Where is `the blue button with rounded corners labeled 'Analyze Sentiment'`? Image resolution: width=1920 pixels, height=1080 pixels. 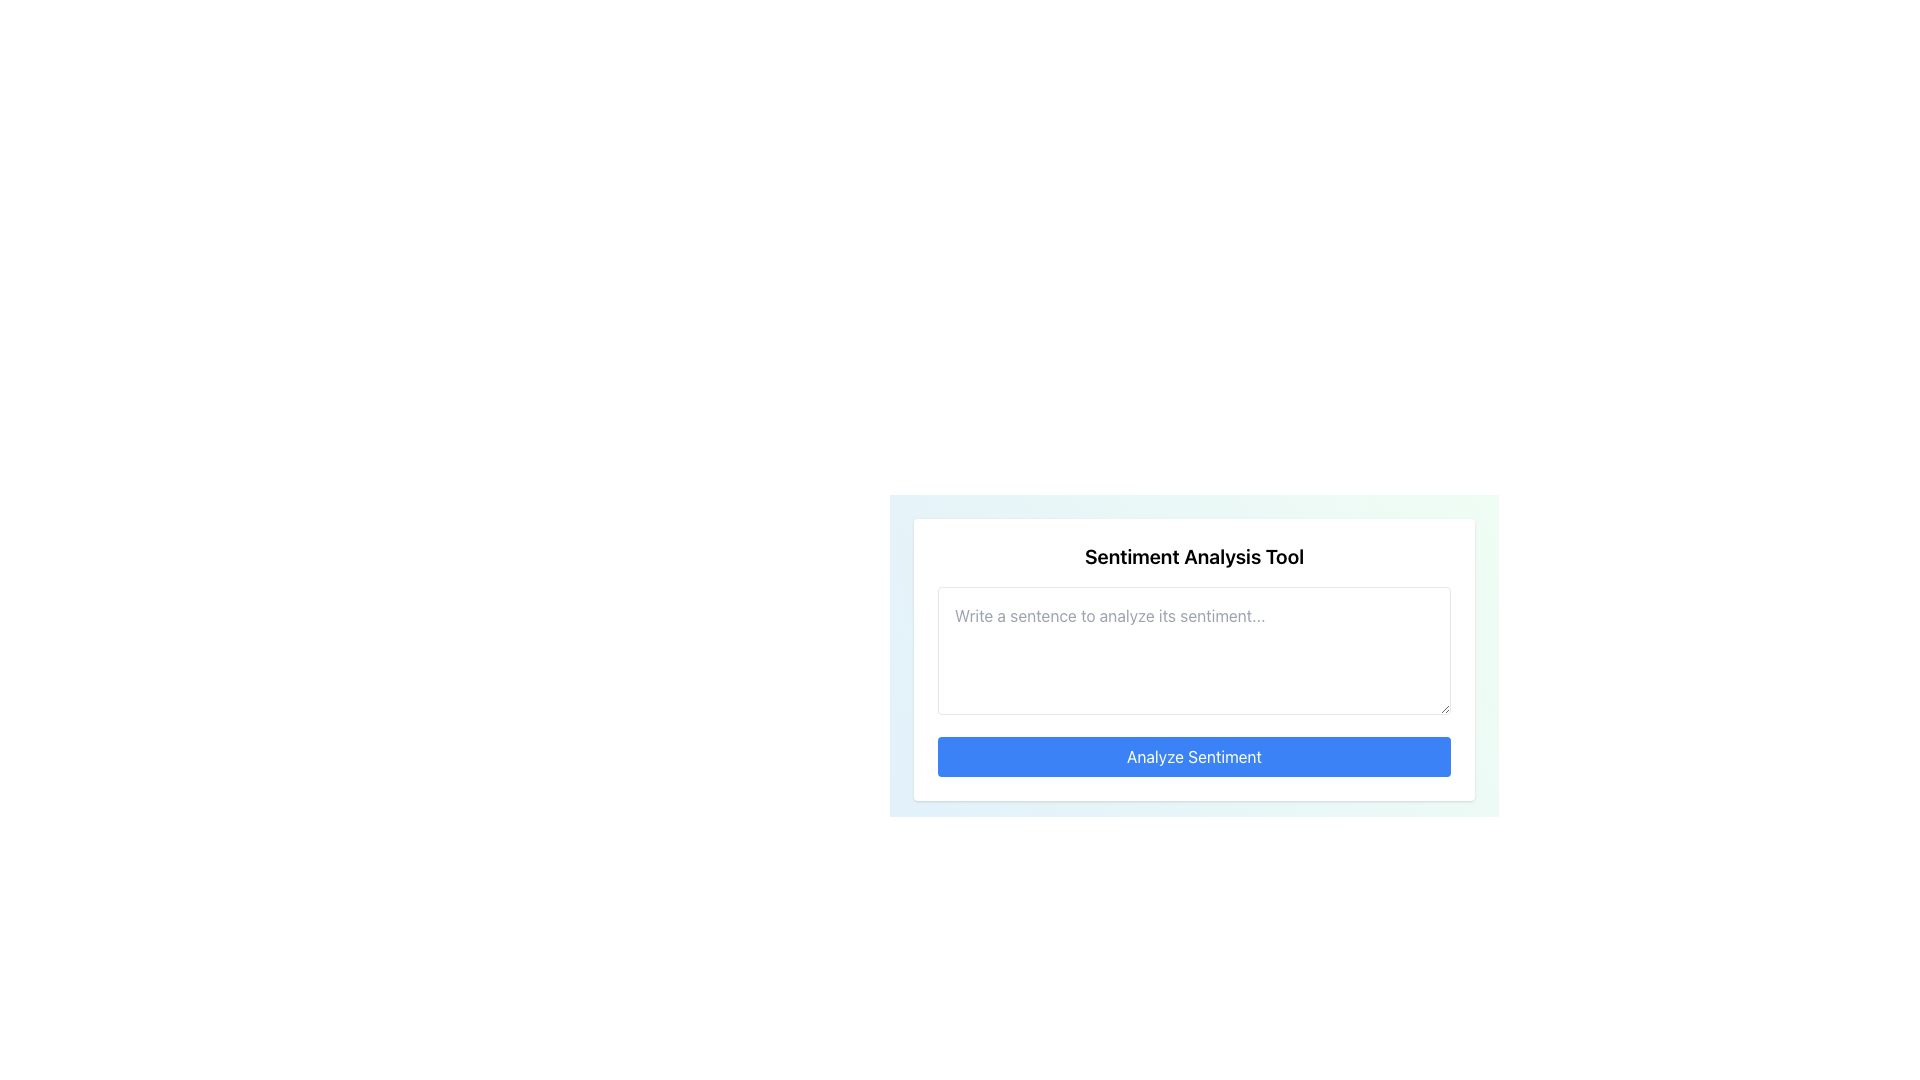 the blue button with rounded corners labeled 'Analyze Sentiment' is located at coordinates (1194, 756).